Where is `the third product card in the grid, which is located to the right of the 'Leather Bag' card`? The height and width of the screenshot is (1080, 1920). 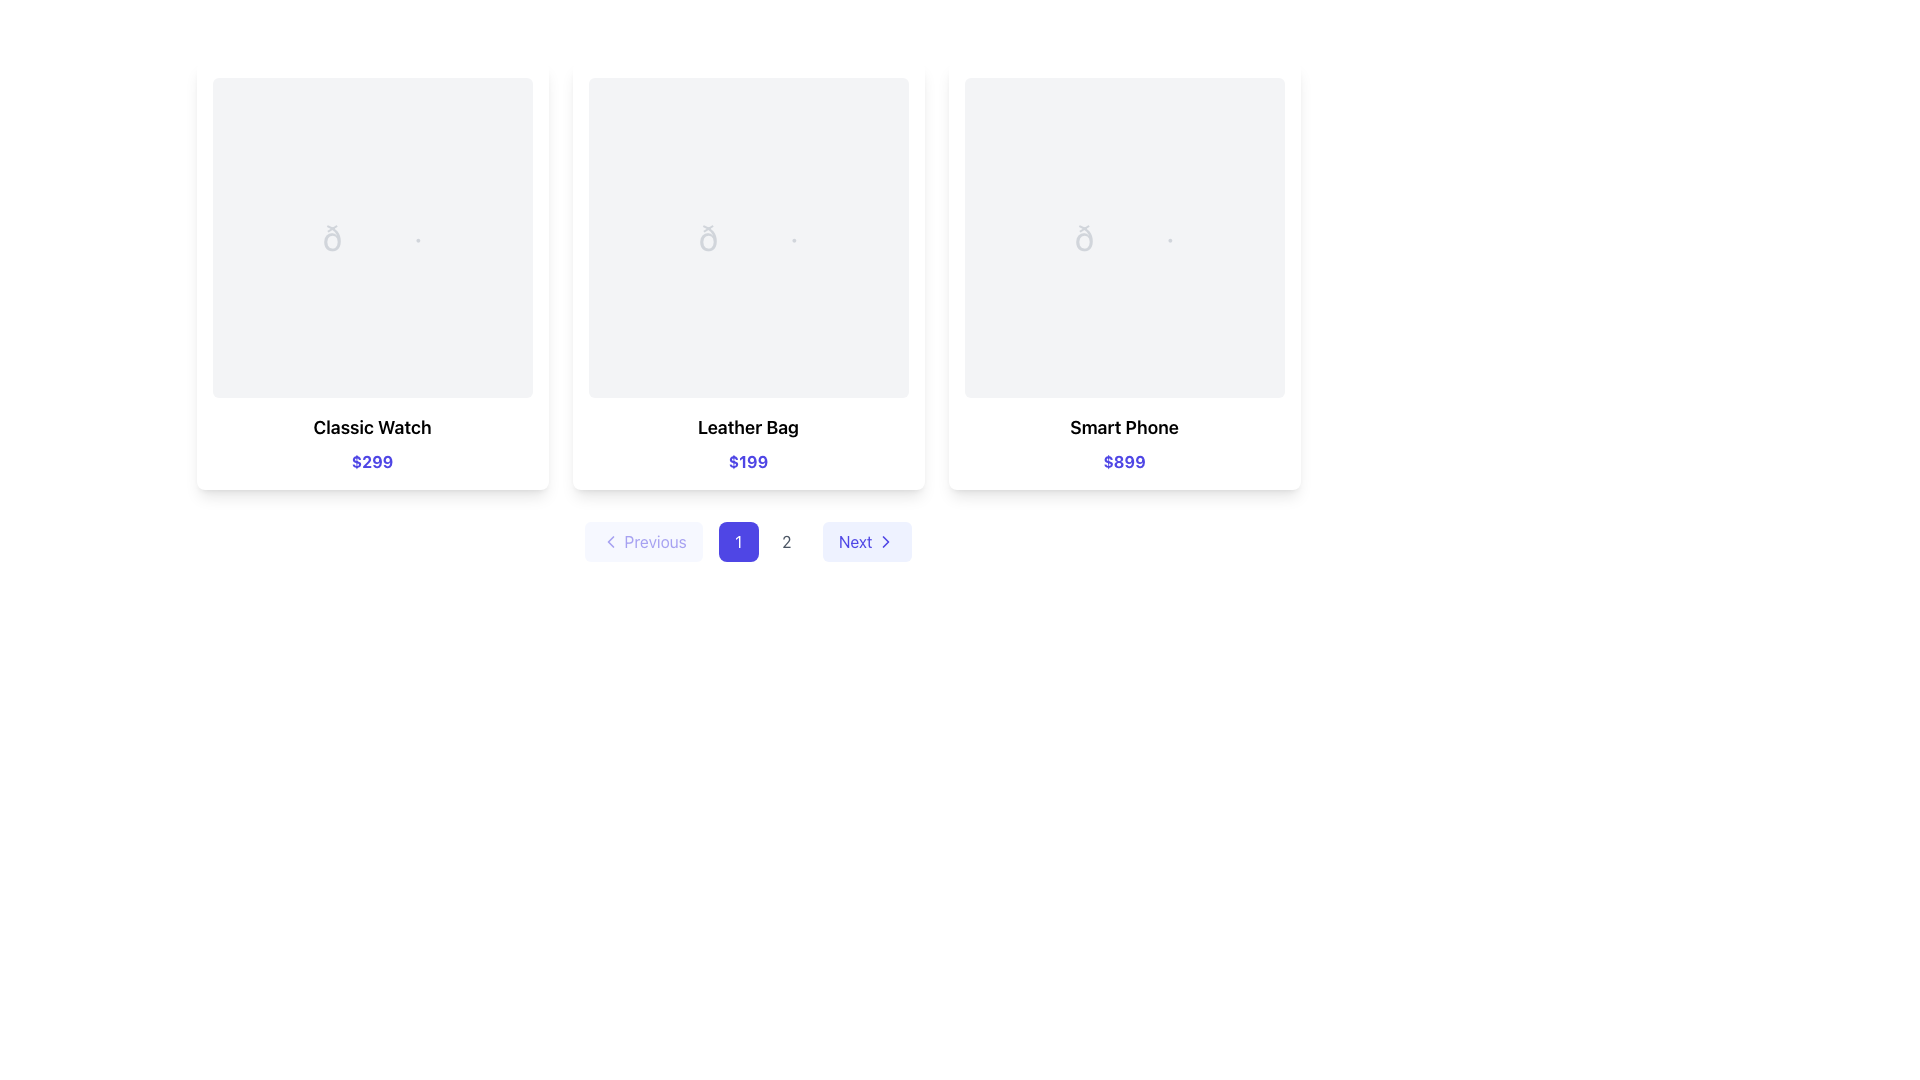 the third product card in the grid, which is located to the right of the 'Leather Bag' card is located at coordinates (1124, 276).